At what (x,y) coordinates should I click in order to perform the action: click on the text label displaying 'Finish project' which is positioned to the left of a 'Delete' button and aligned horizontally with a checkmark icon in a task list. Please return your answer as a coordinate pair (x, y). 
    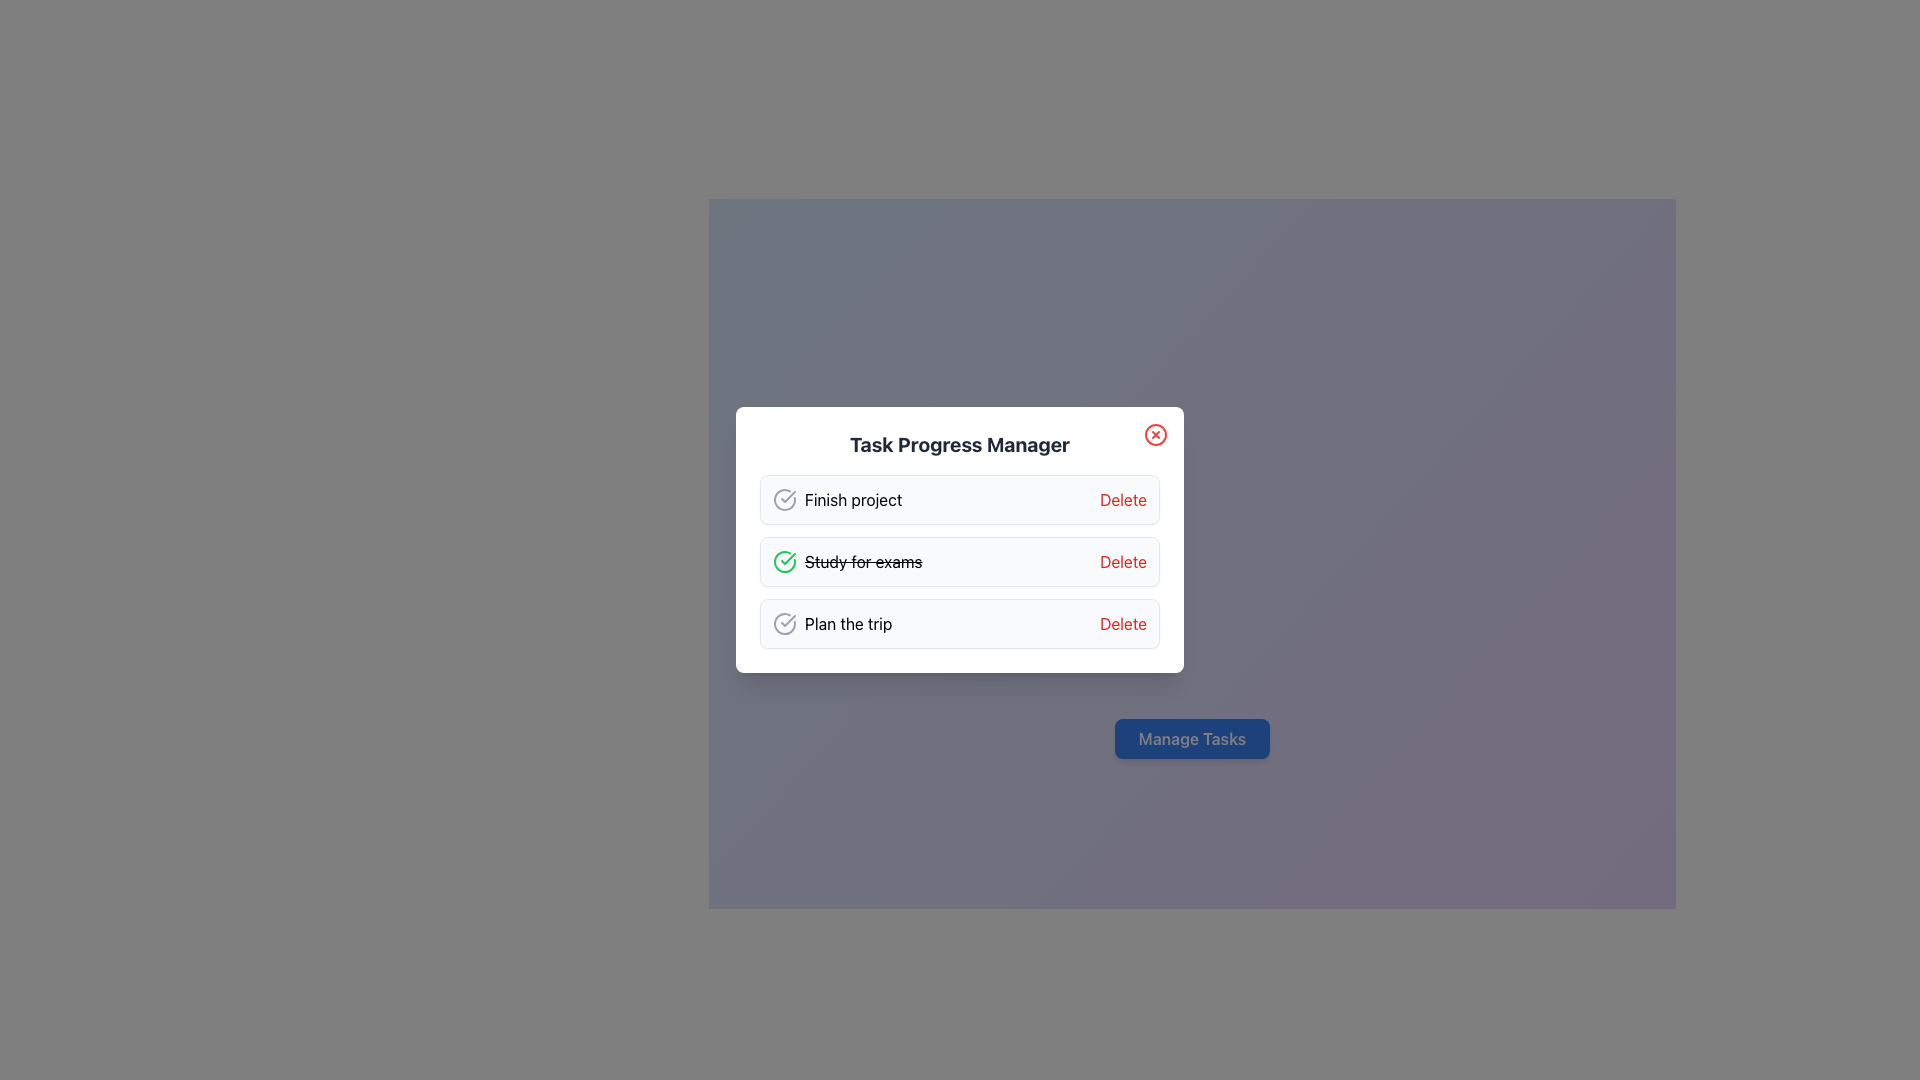
    Looking at the image, I should click on (837, 499).